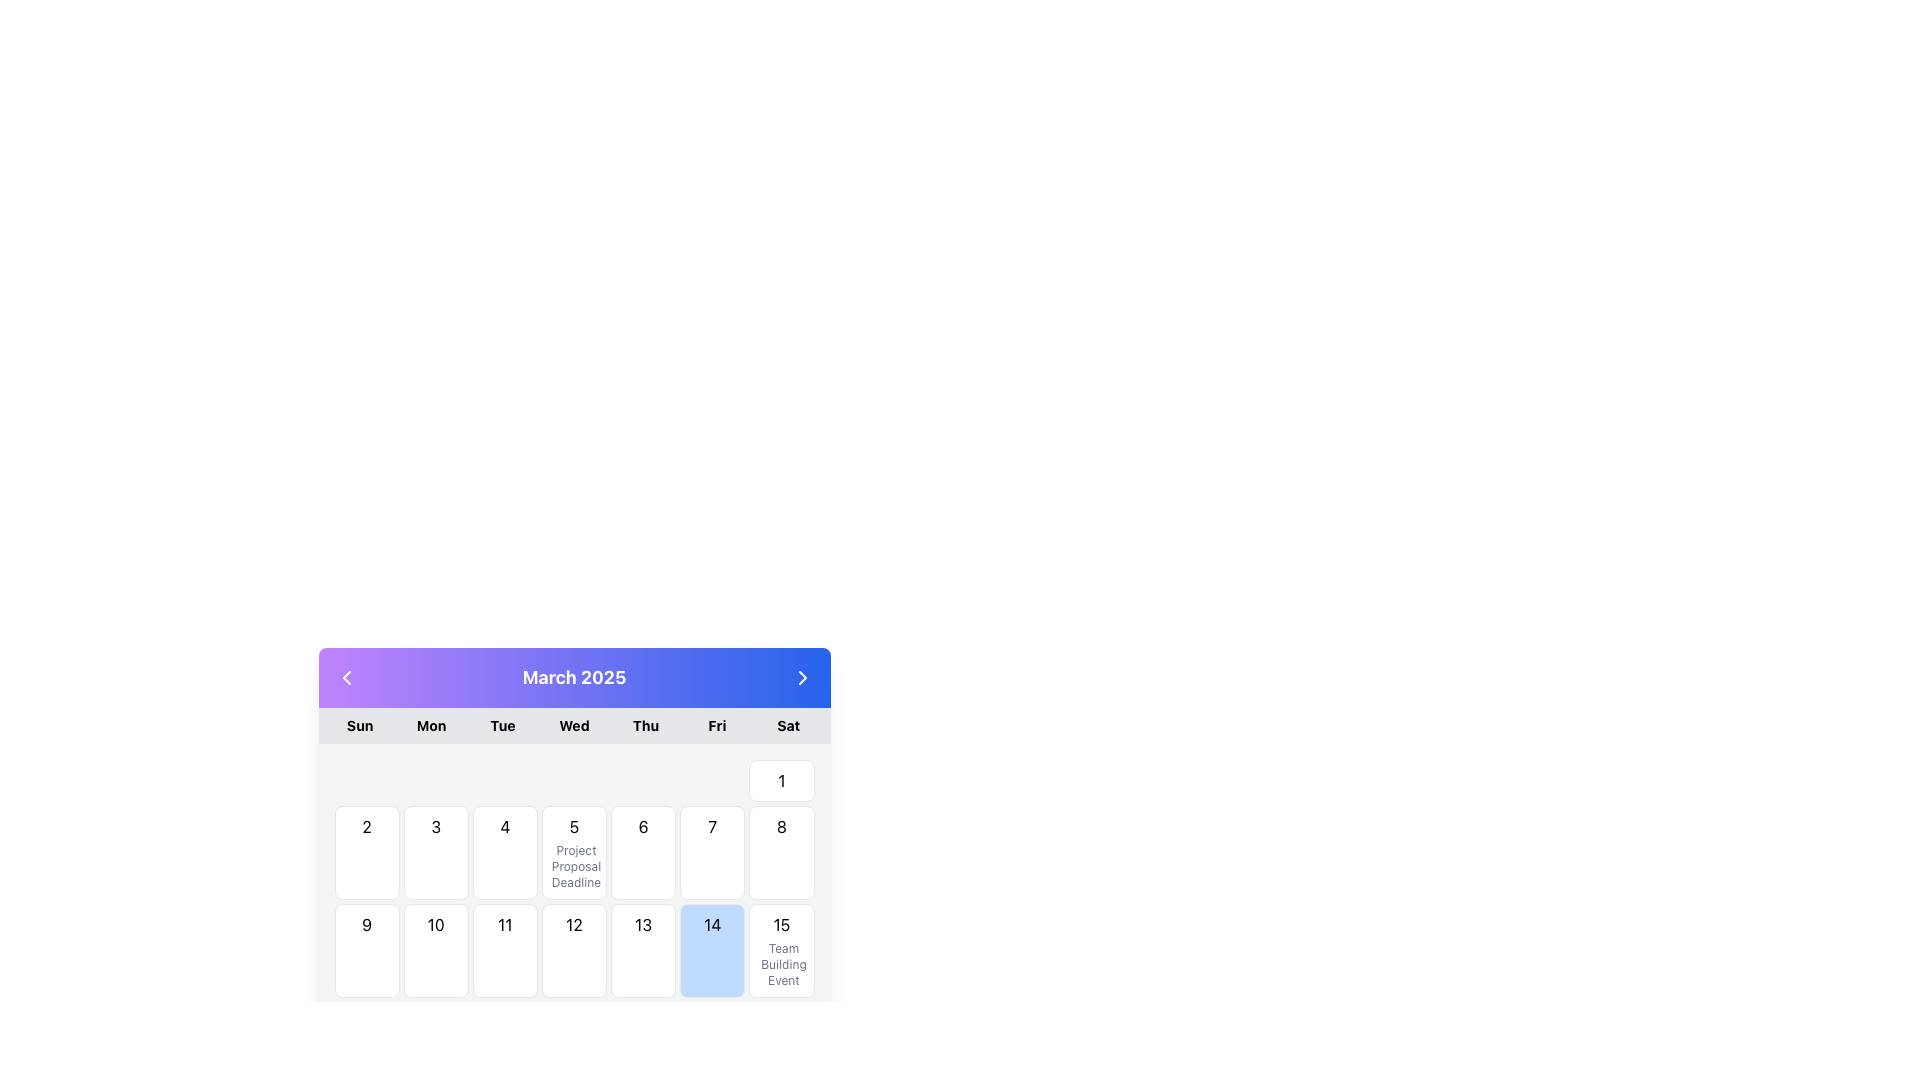  What do you see at coordinates (645, 725) in the screenshot?
I see `the Text element displaying 'Thu', which is styled in bold and indicates a day of the week in a calendar header` at bounding box center [645, 725].